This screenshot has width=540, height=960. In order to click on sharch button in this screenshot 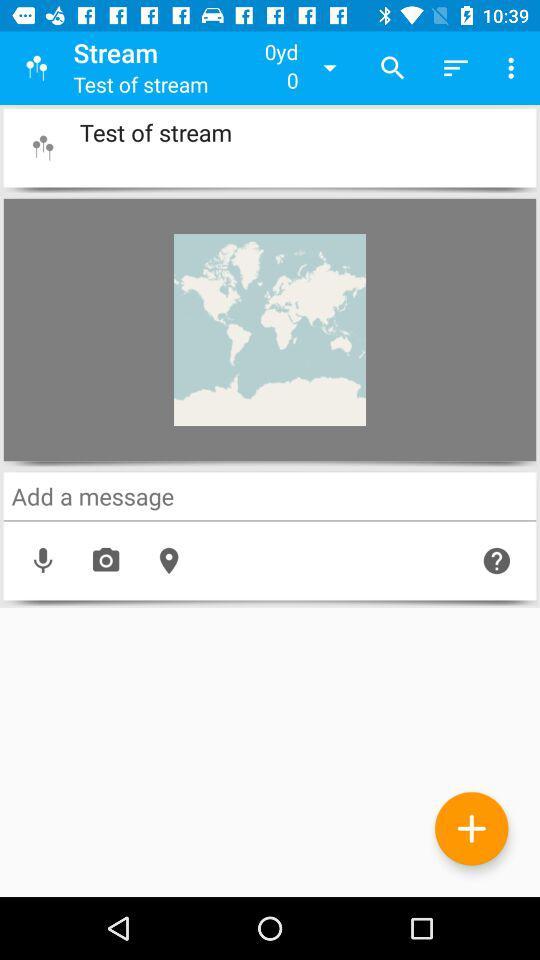, I will do `click(270, 495)`.